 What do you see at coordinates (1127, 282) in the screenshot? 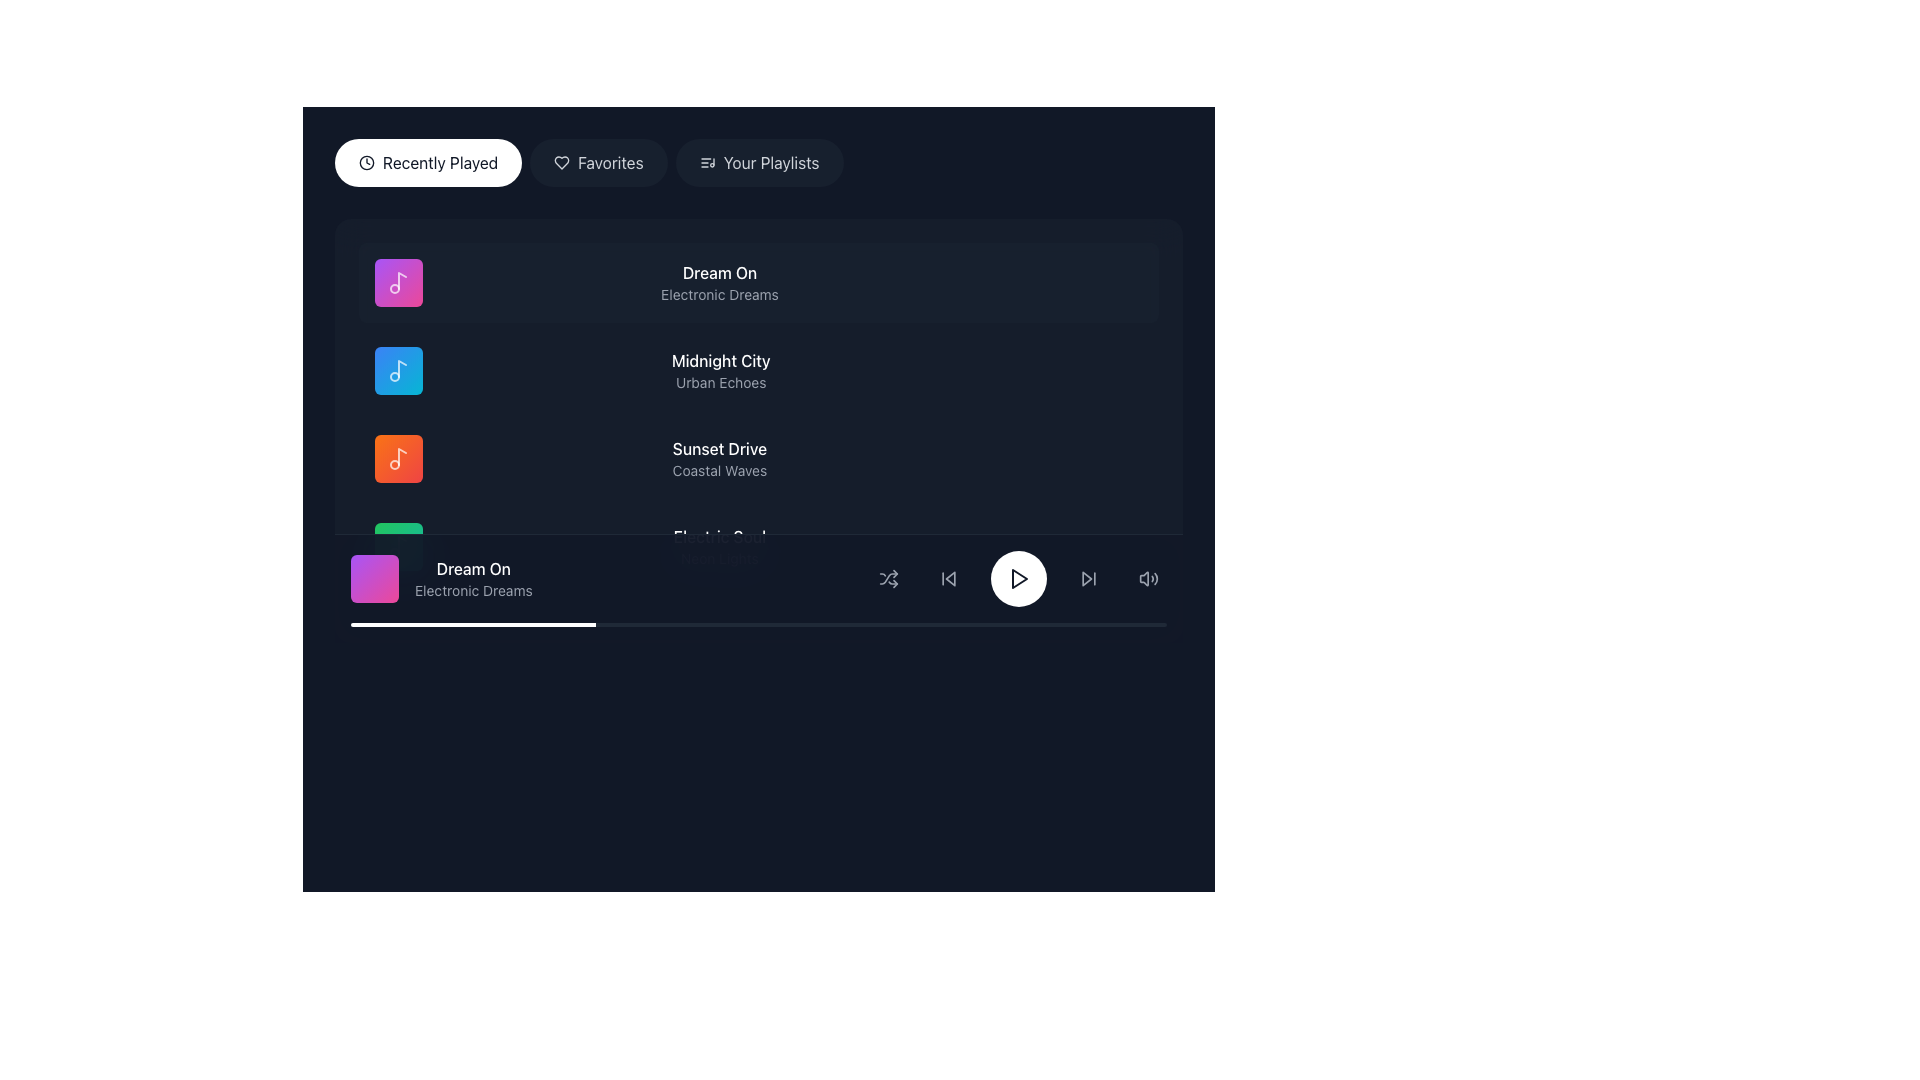
I see `the options menu opener button located in the top-right corner of the row for the song 'Dream On' by 'Electronic Dreams'` at bounding box center [1127, 282].